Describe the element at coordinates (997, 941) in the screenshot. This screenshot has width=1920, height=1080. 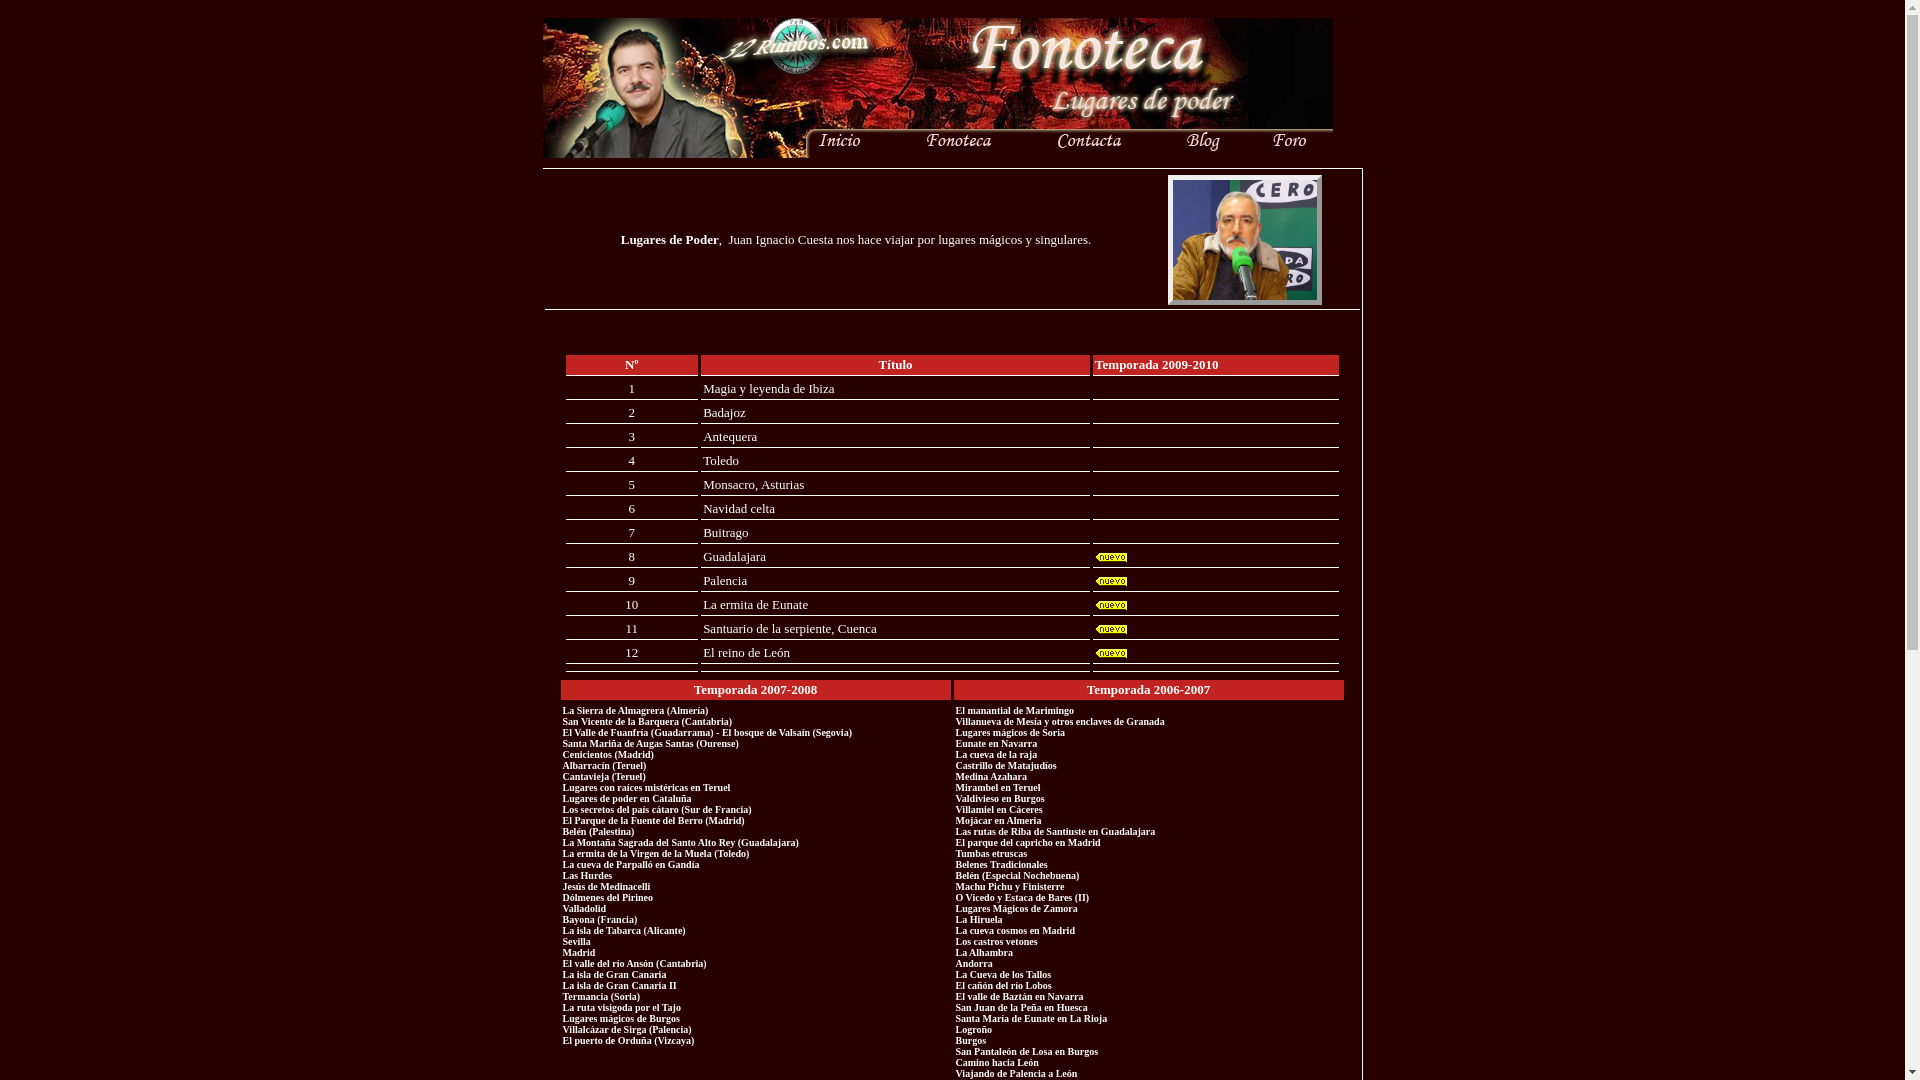
I see `'Los castros vetones'` at that location.